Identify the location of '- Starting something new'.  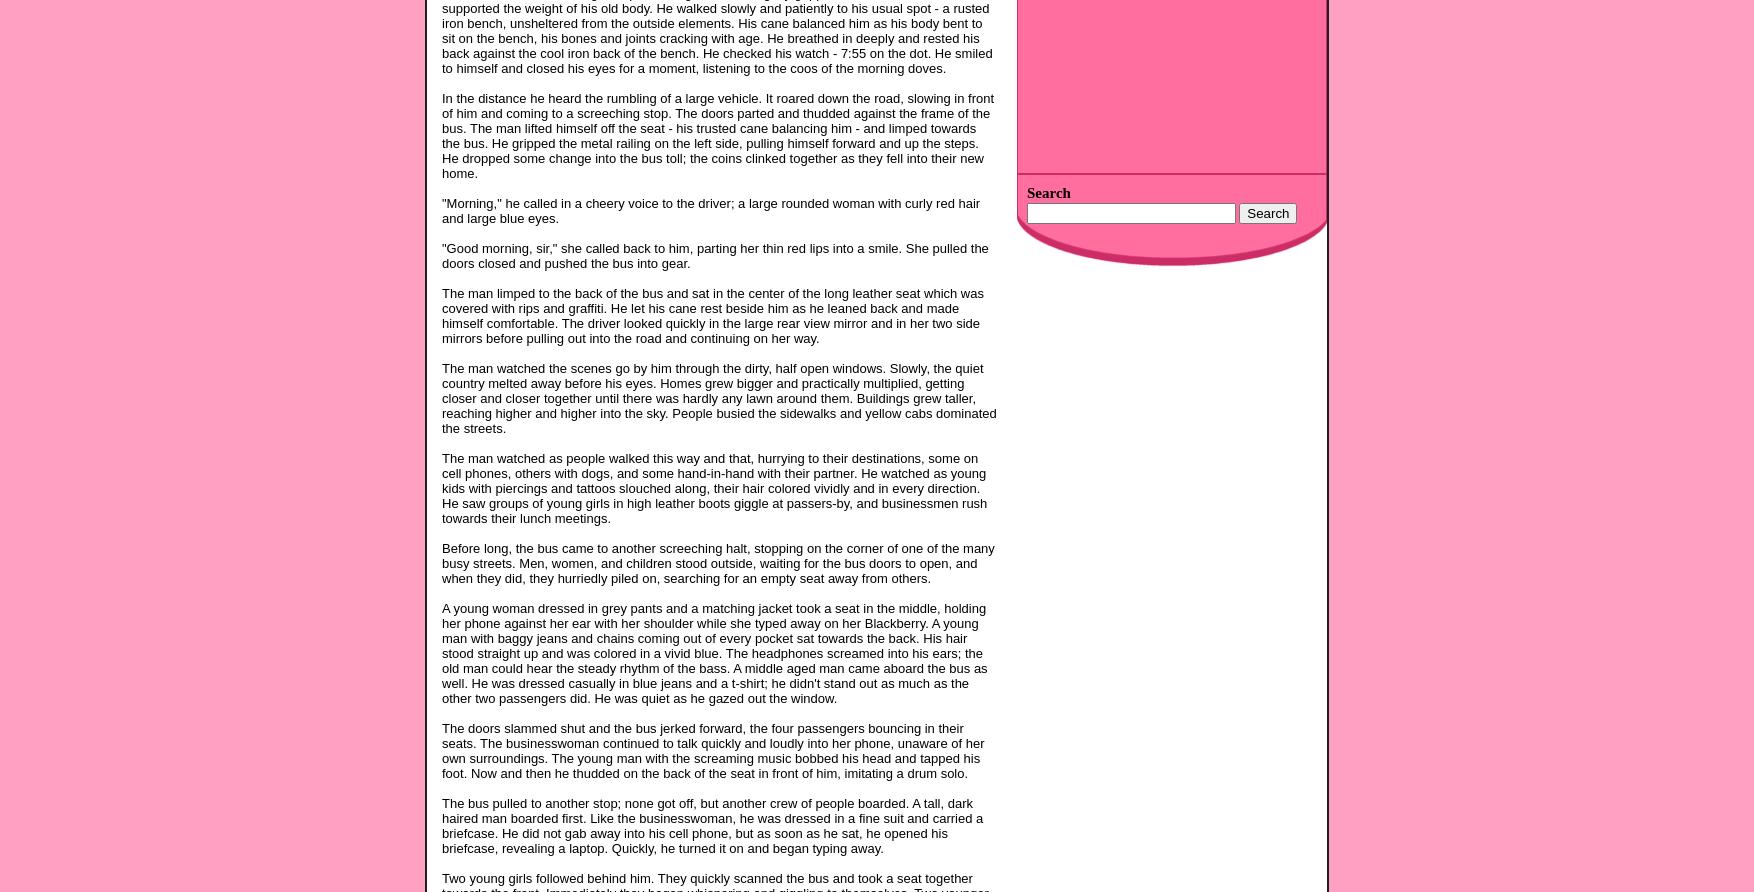
(1092, 439).